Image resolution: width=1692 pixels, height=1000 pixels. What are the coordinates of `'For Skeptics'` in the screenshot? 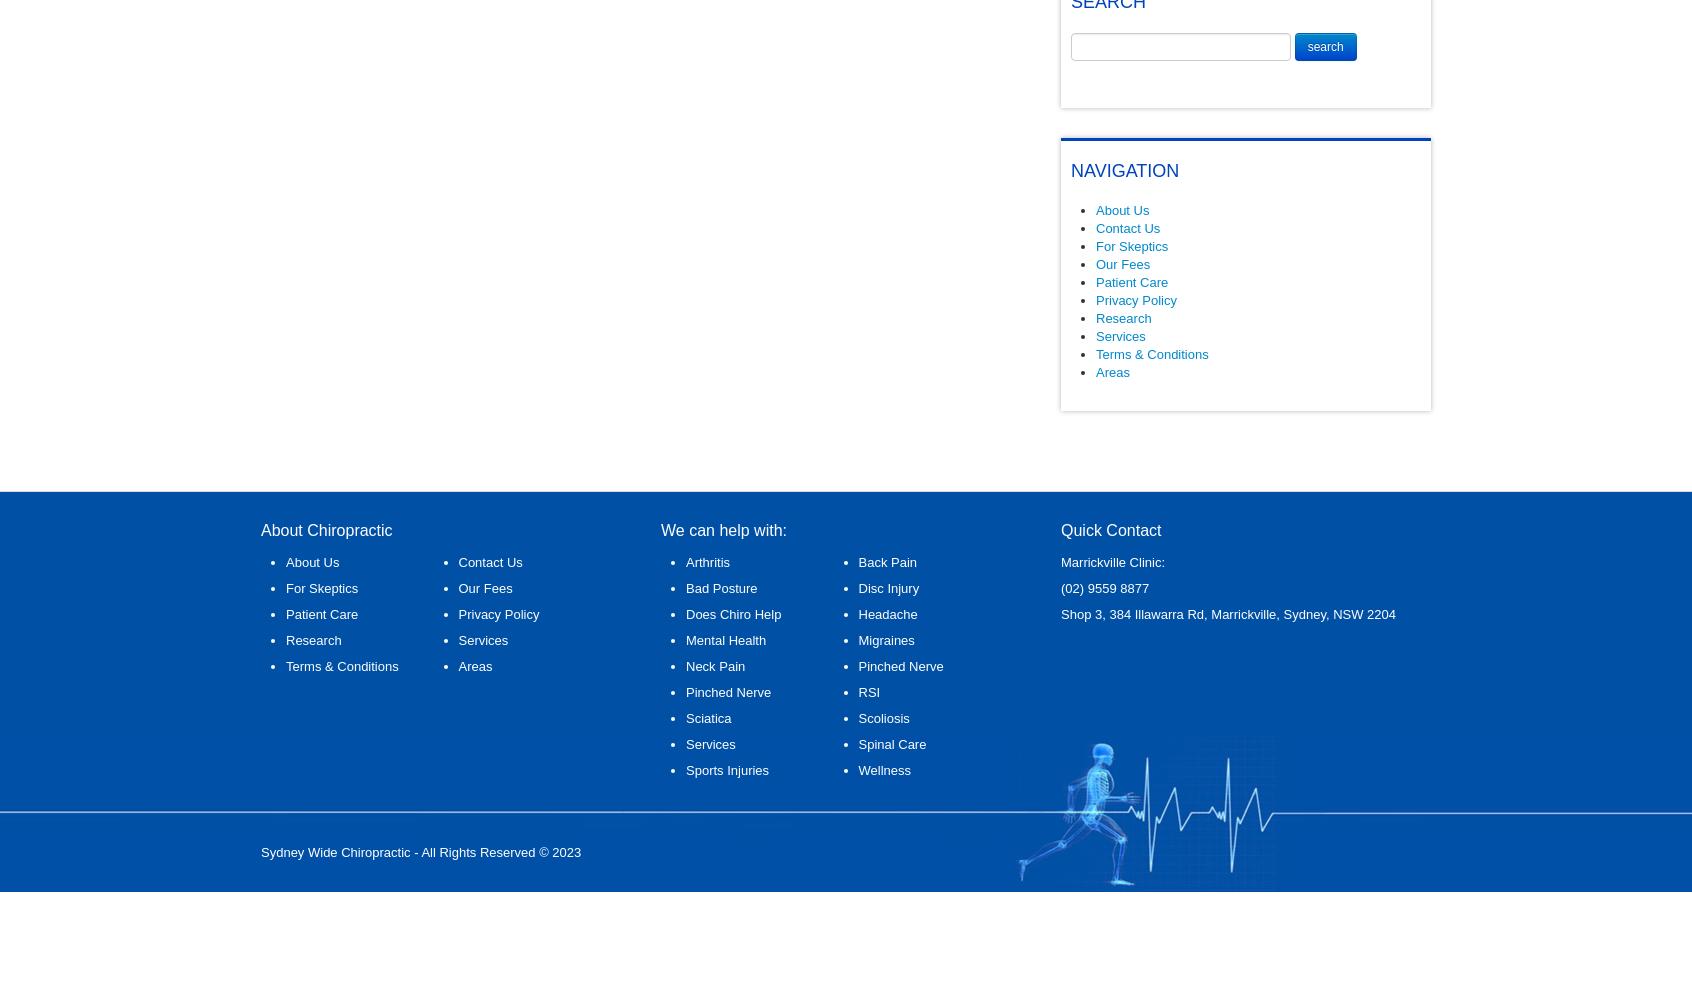 It's located at (1130, 245).